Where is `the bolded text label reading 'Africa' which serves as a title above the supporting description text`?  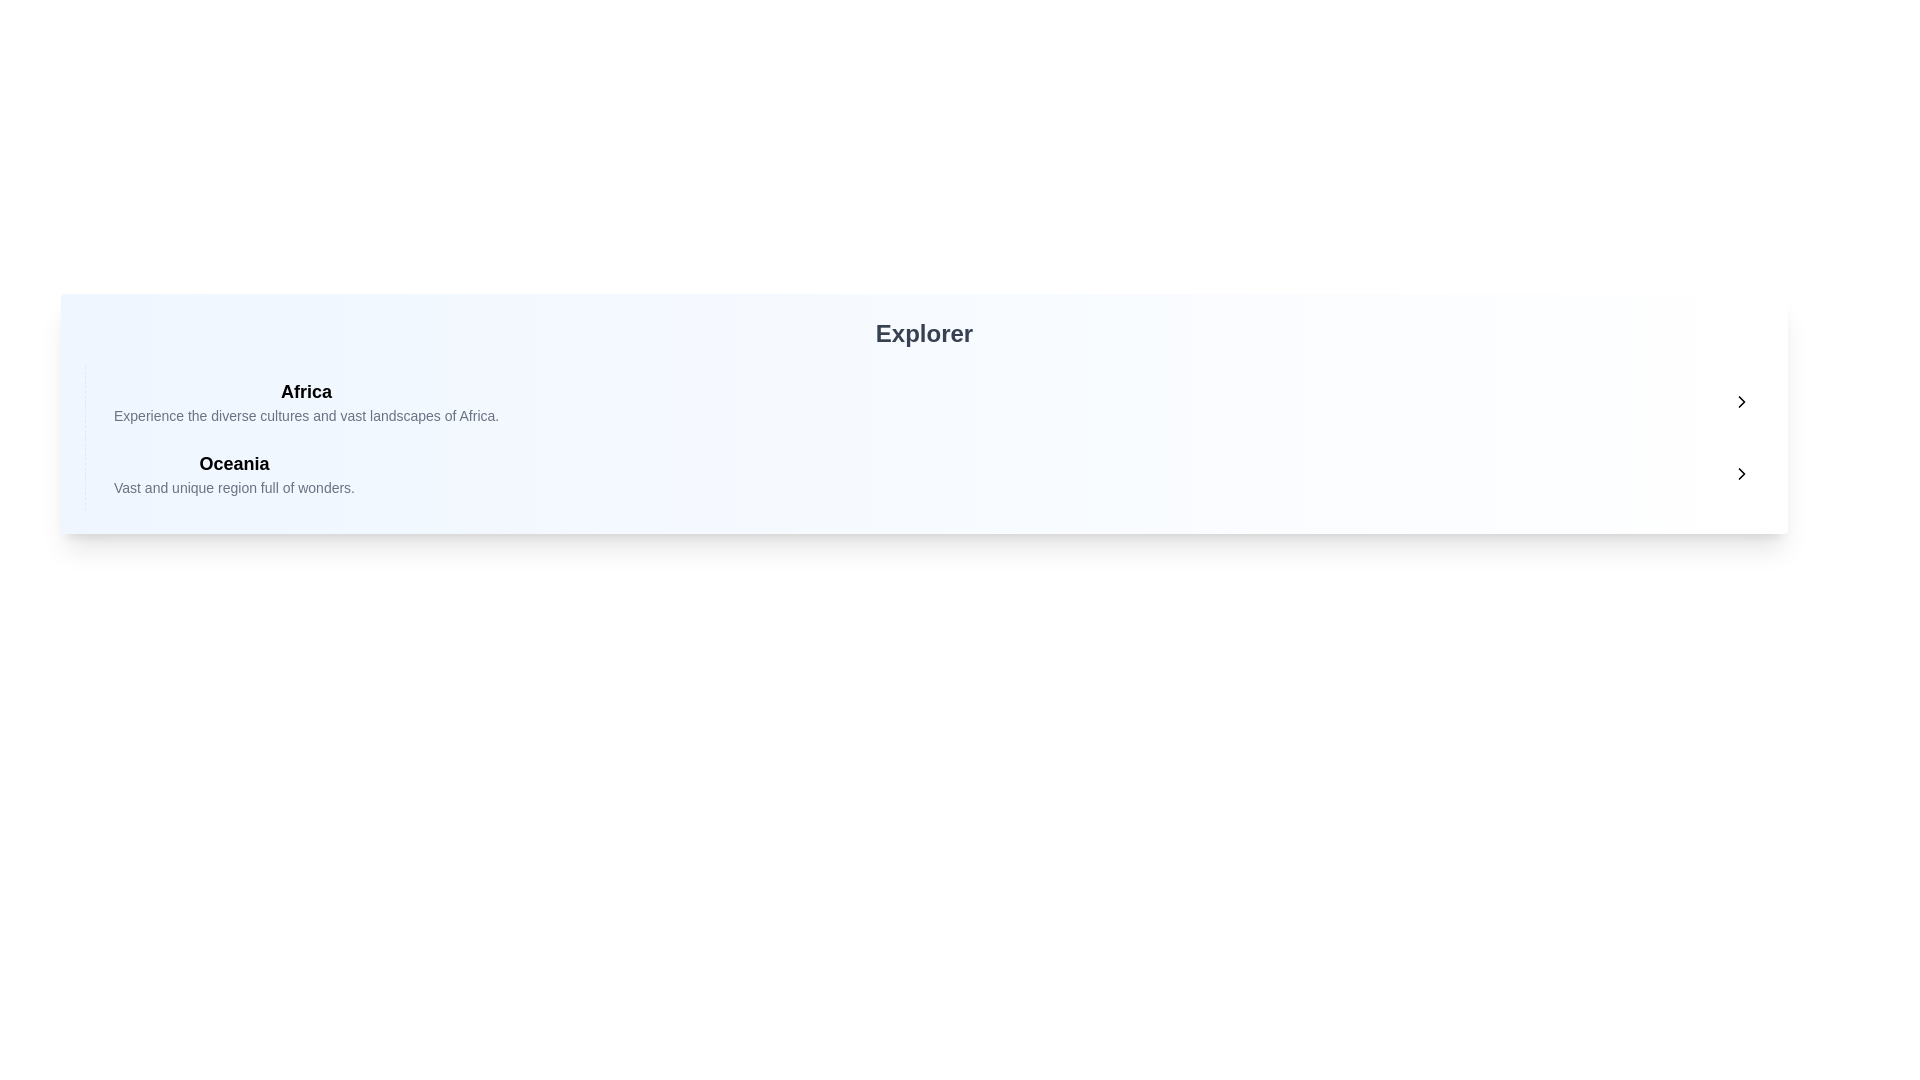 the bolded text label reading 'Africa' which serves as a title above the supporting description text is located at coordinates (305, 392).